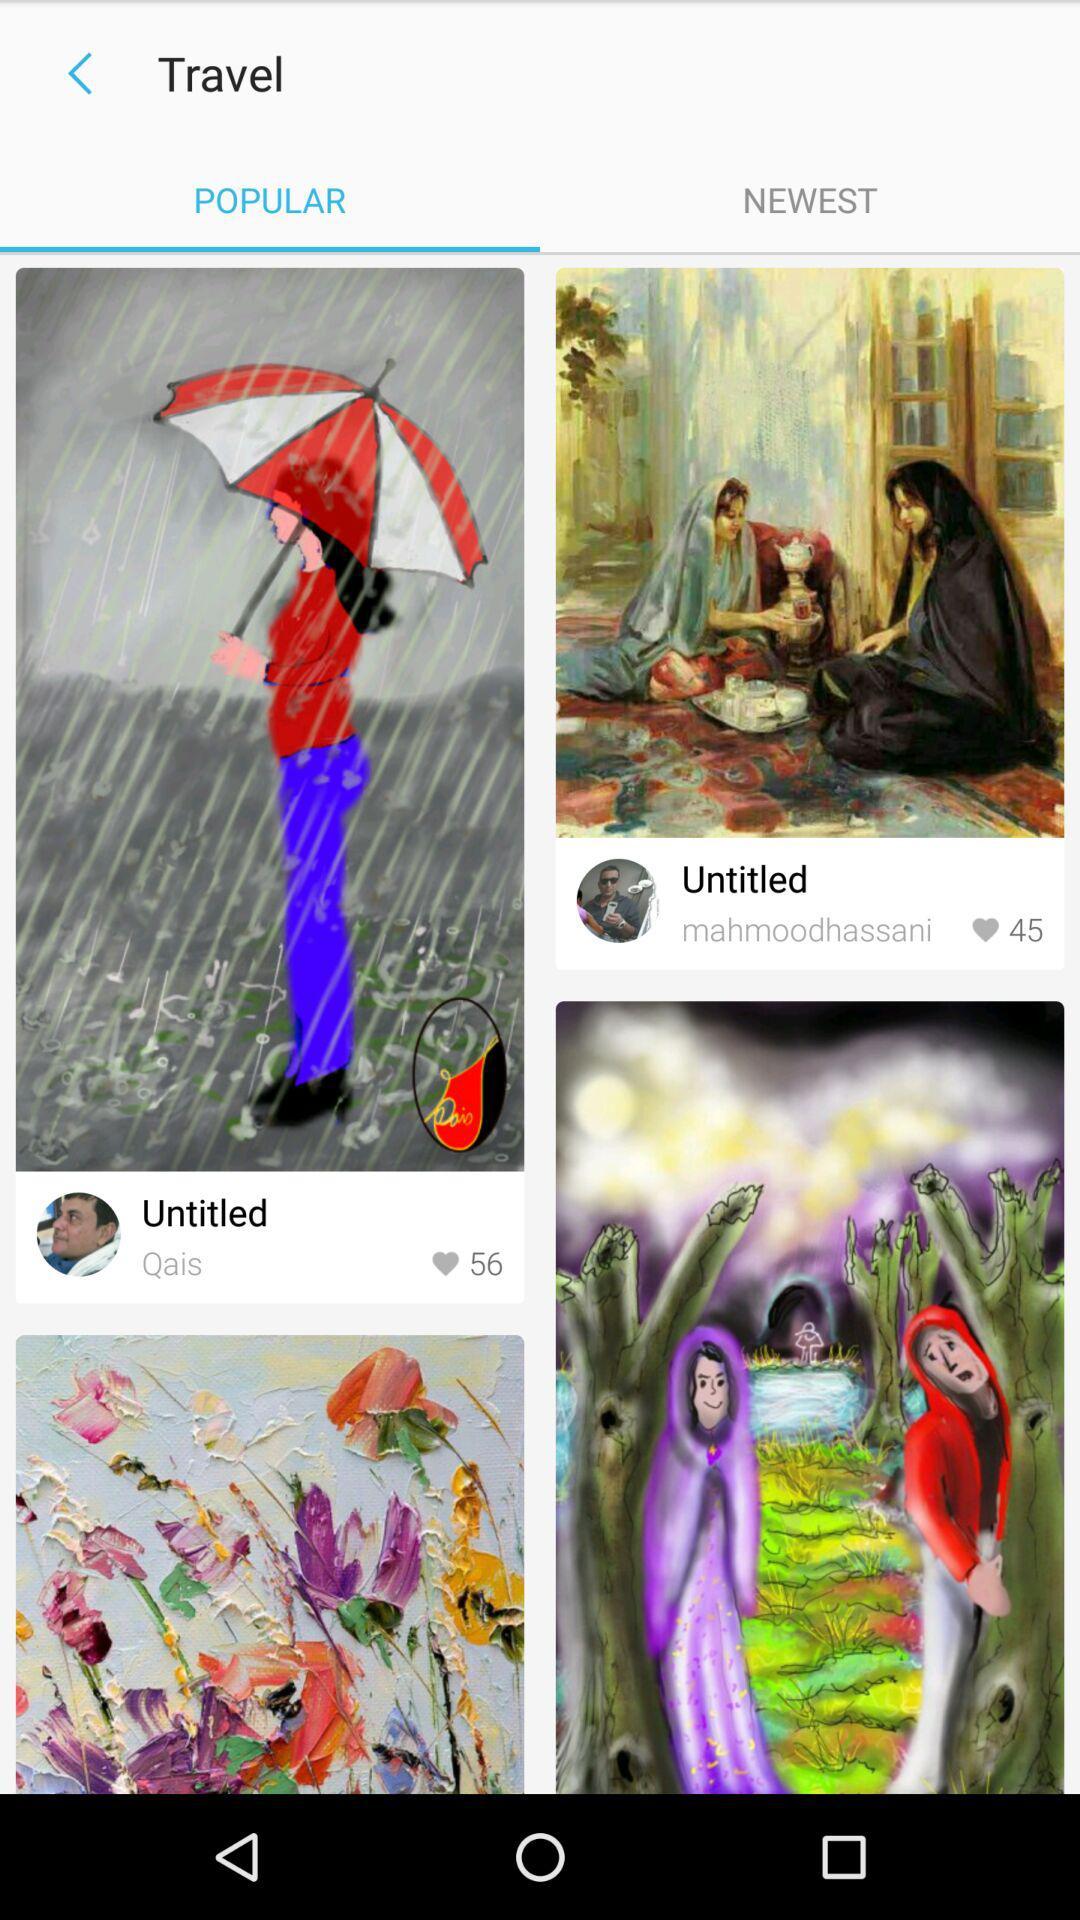  What do you see at coordinates (281, 1263) in the screenshot?
I see `icon next to the 56` at bounding box center [281, 1263].